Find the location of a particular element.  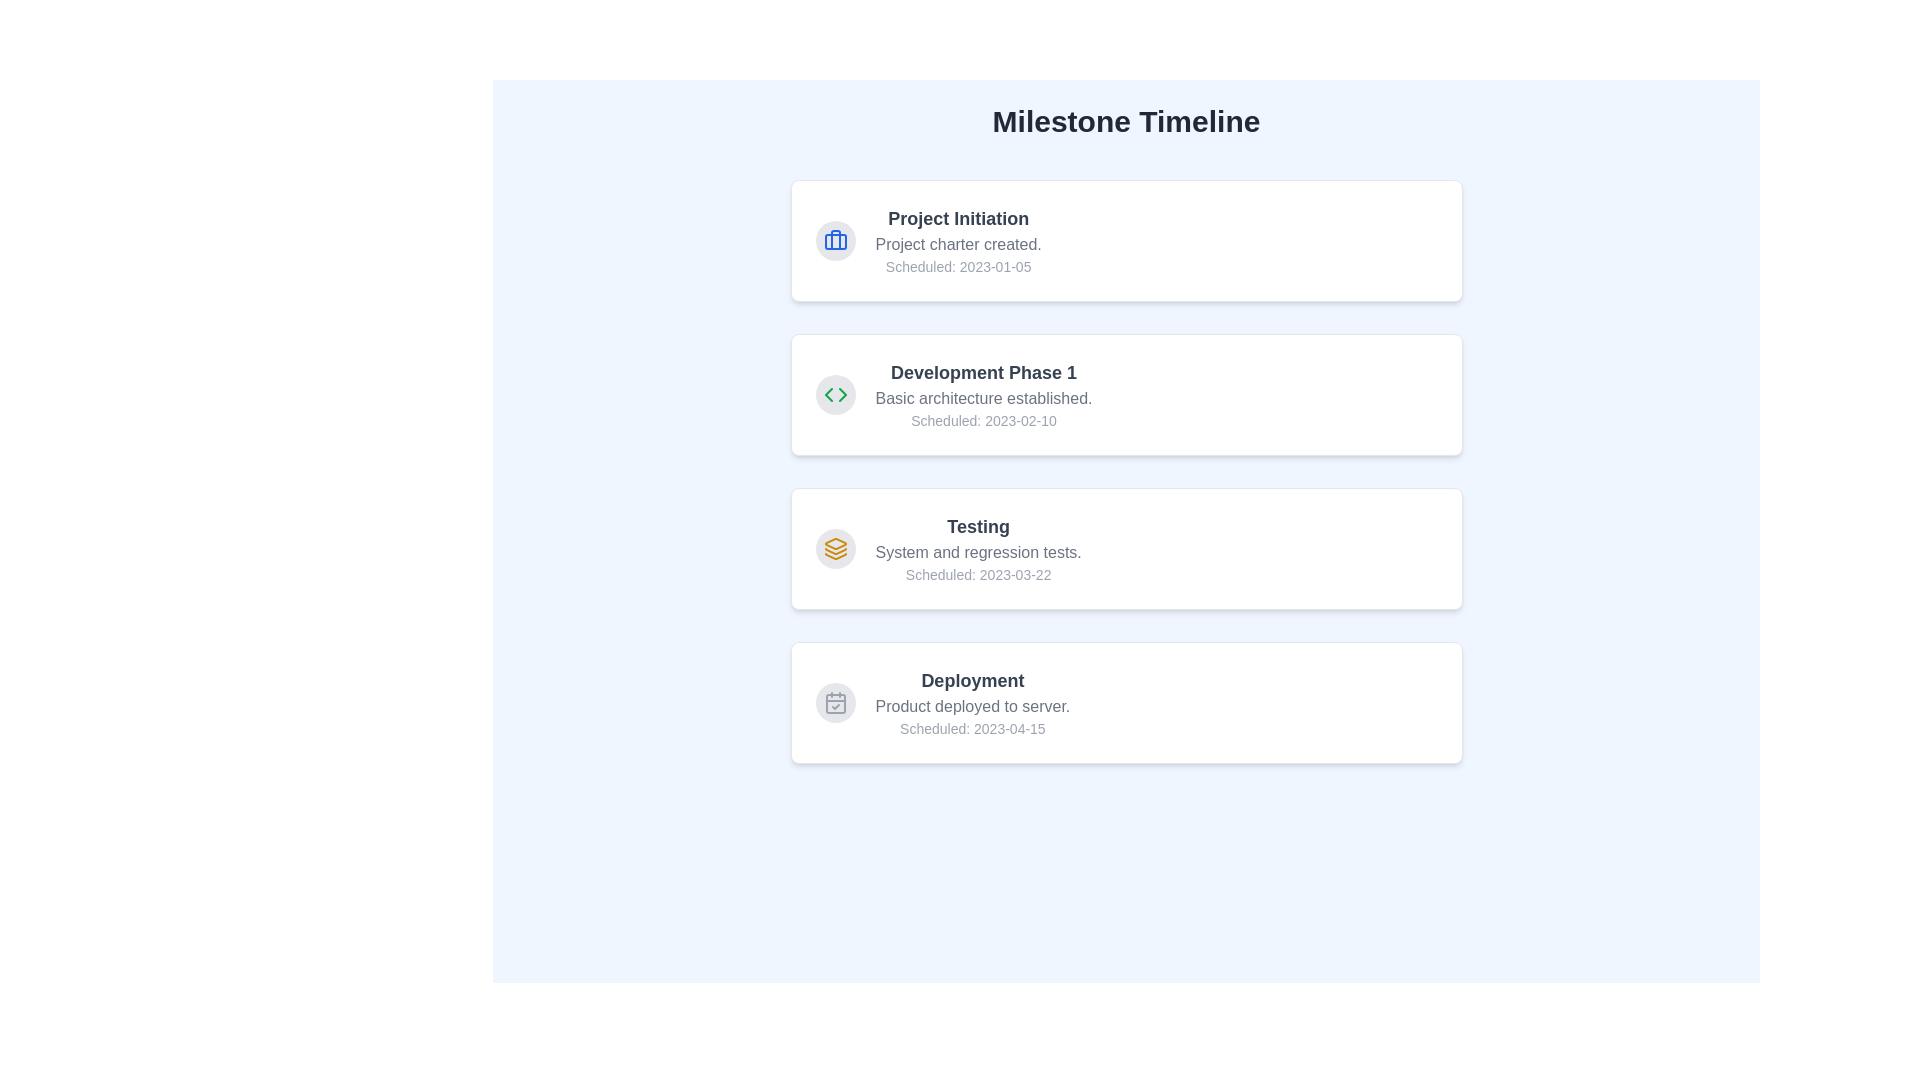

descriptive text element providing context for the 'Testing' milestone in the timeline, located below the 'Testing' heading is located at coordinates (978, 552).